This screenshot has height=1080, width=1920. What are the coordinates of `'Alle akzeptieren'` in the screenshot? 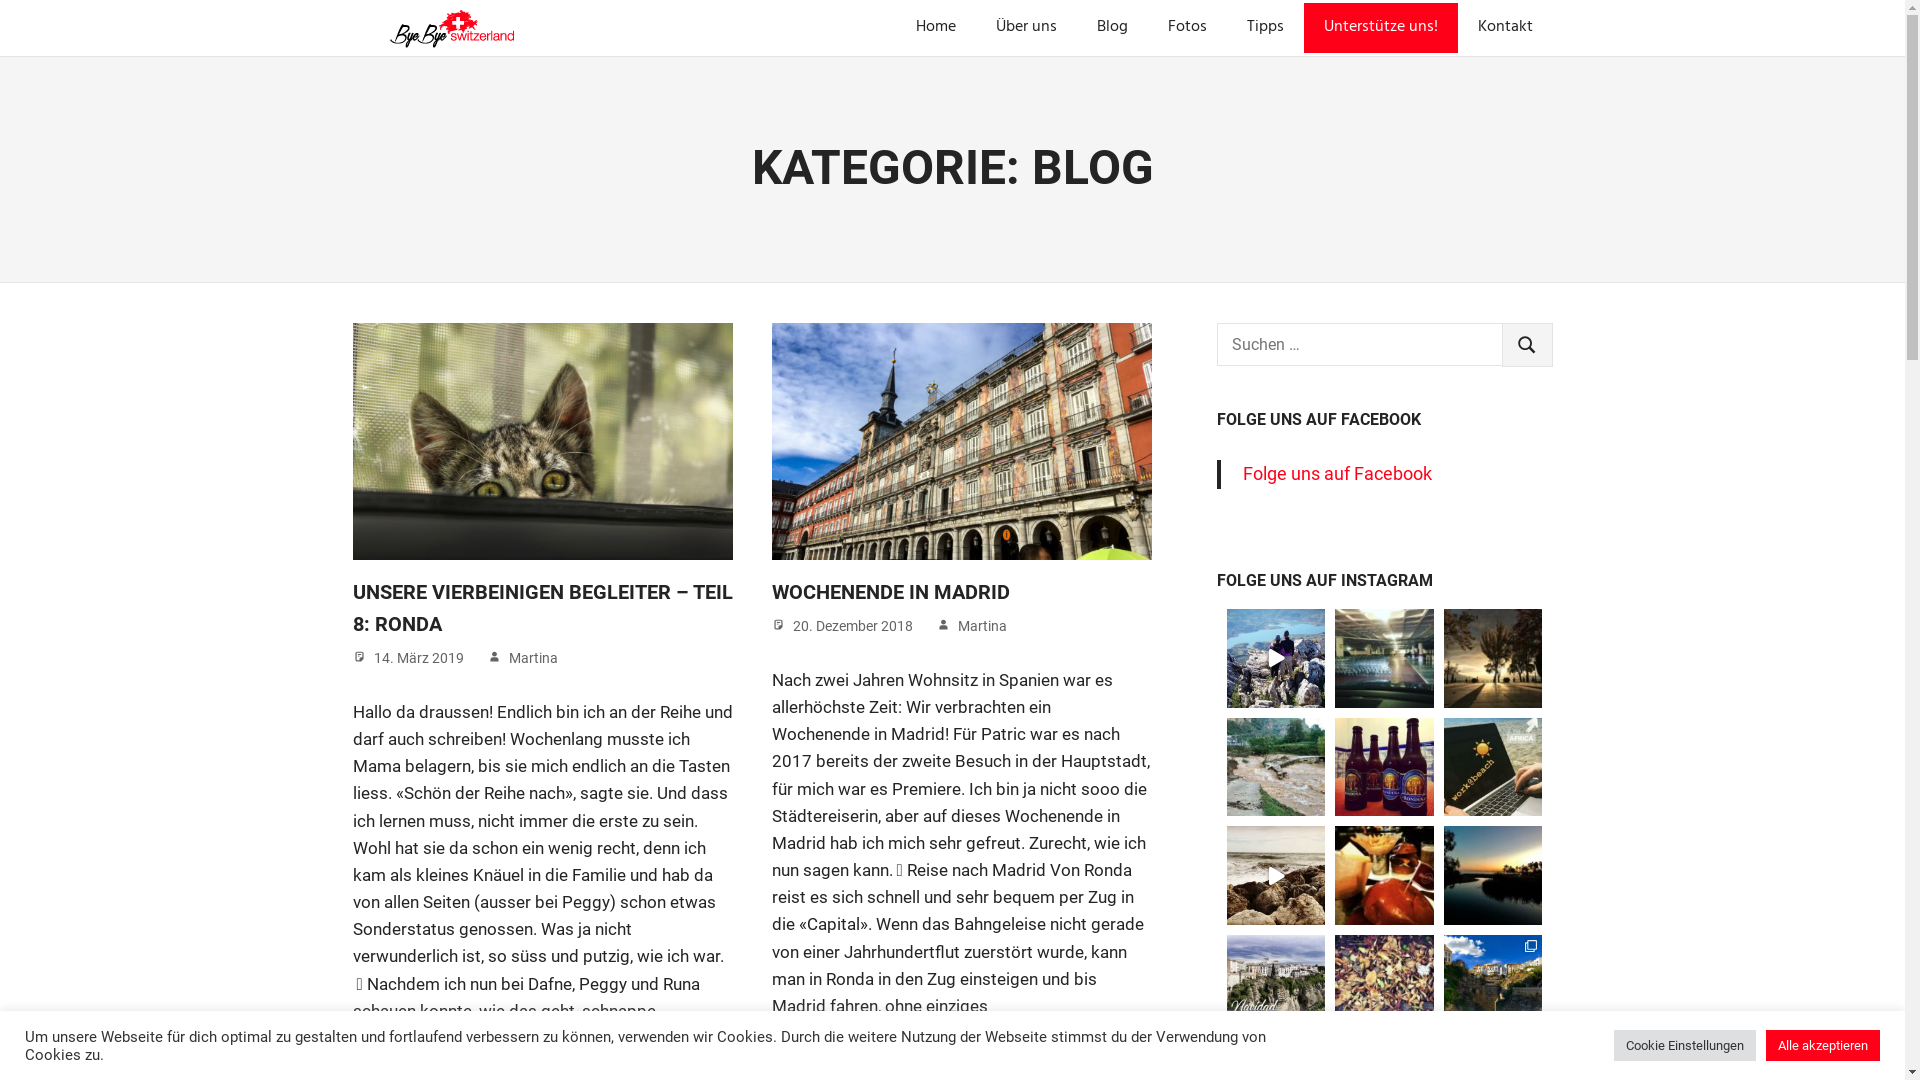 It's located at (1766, 1044).